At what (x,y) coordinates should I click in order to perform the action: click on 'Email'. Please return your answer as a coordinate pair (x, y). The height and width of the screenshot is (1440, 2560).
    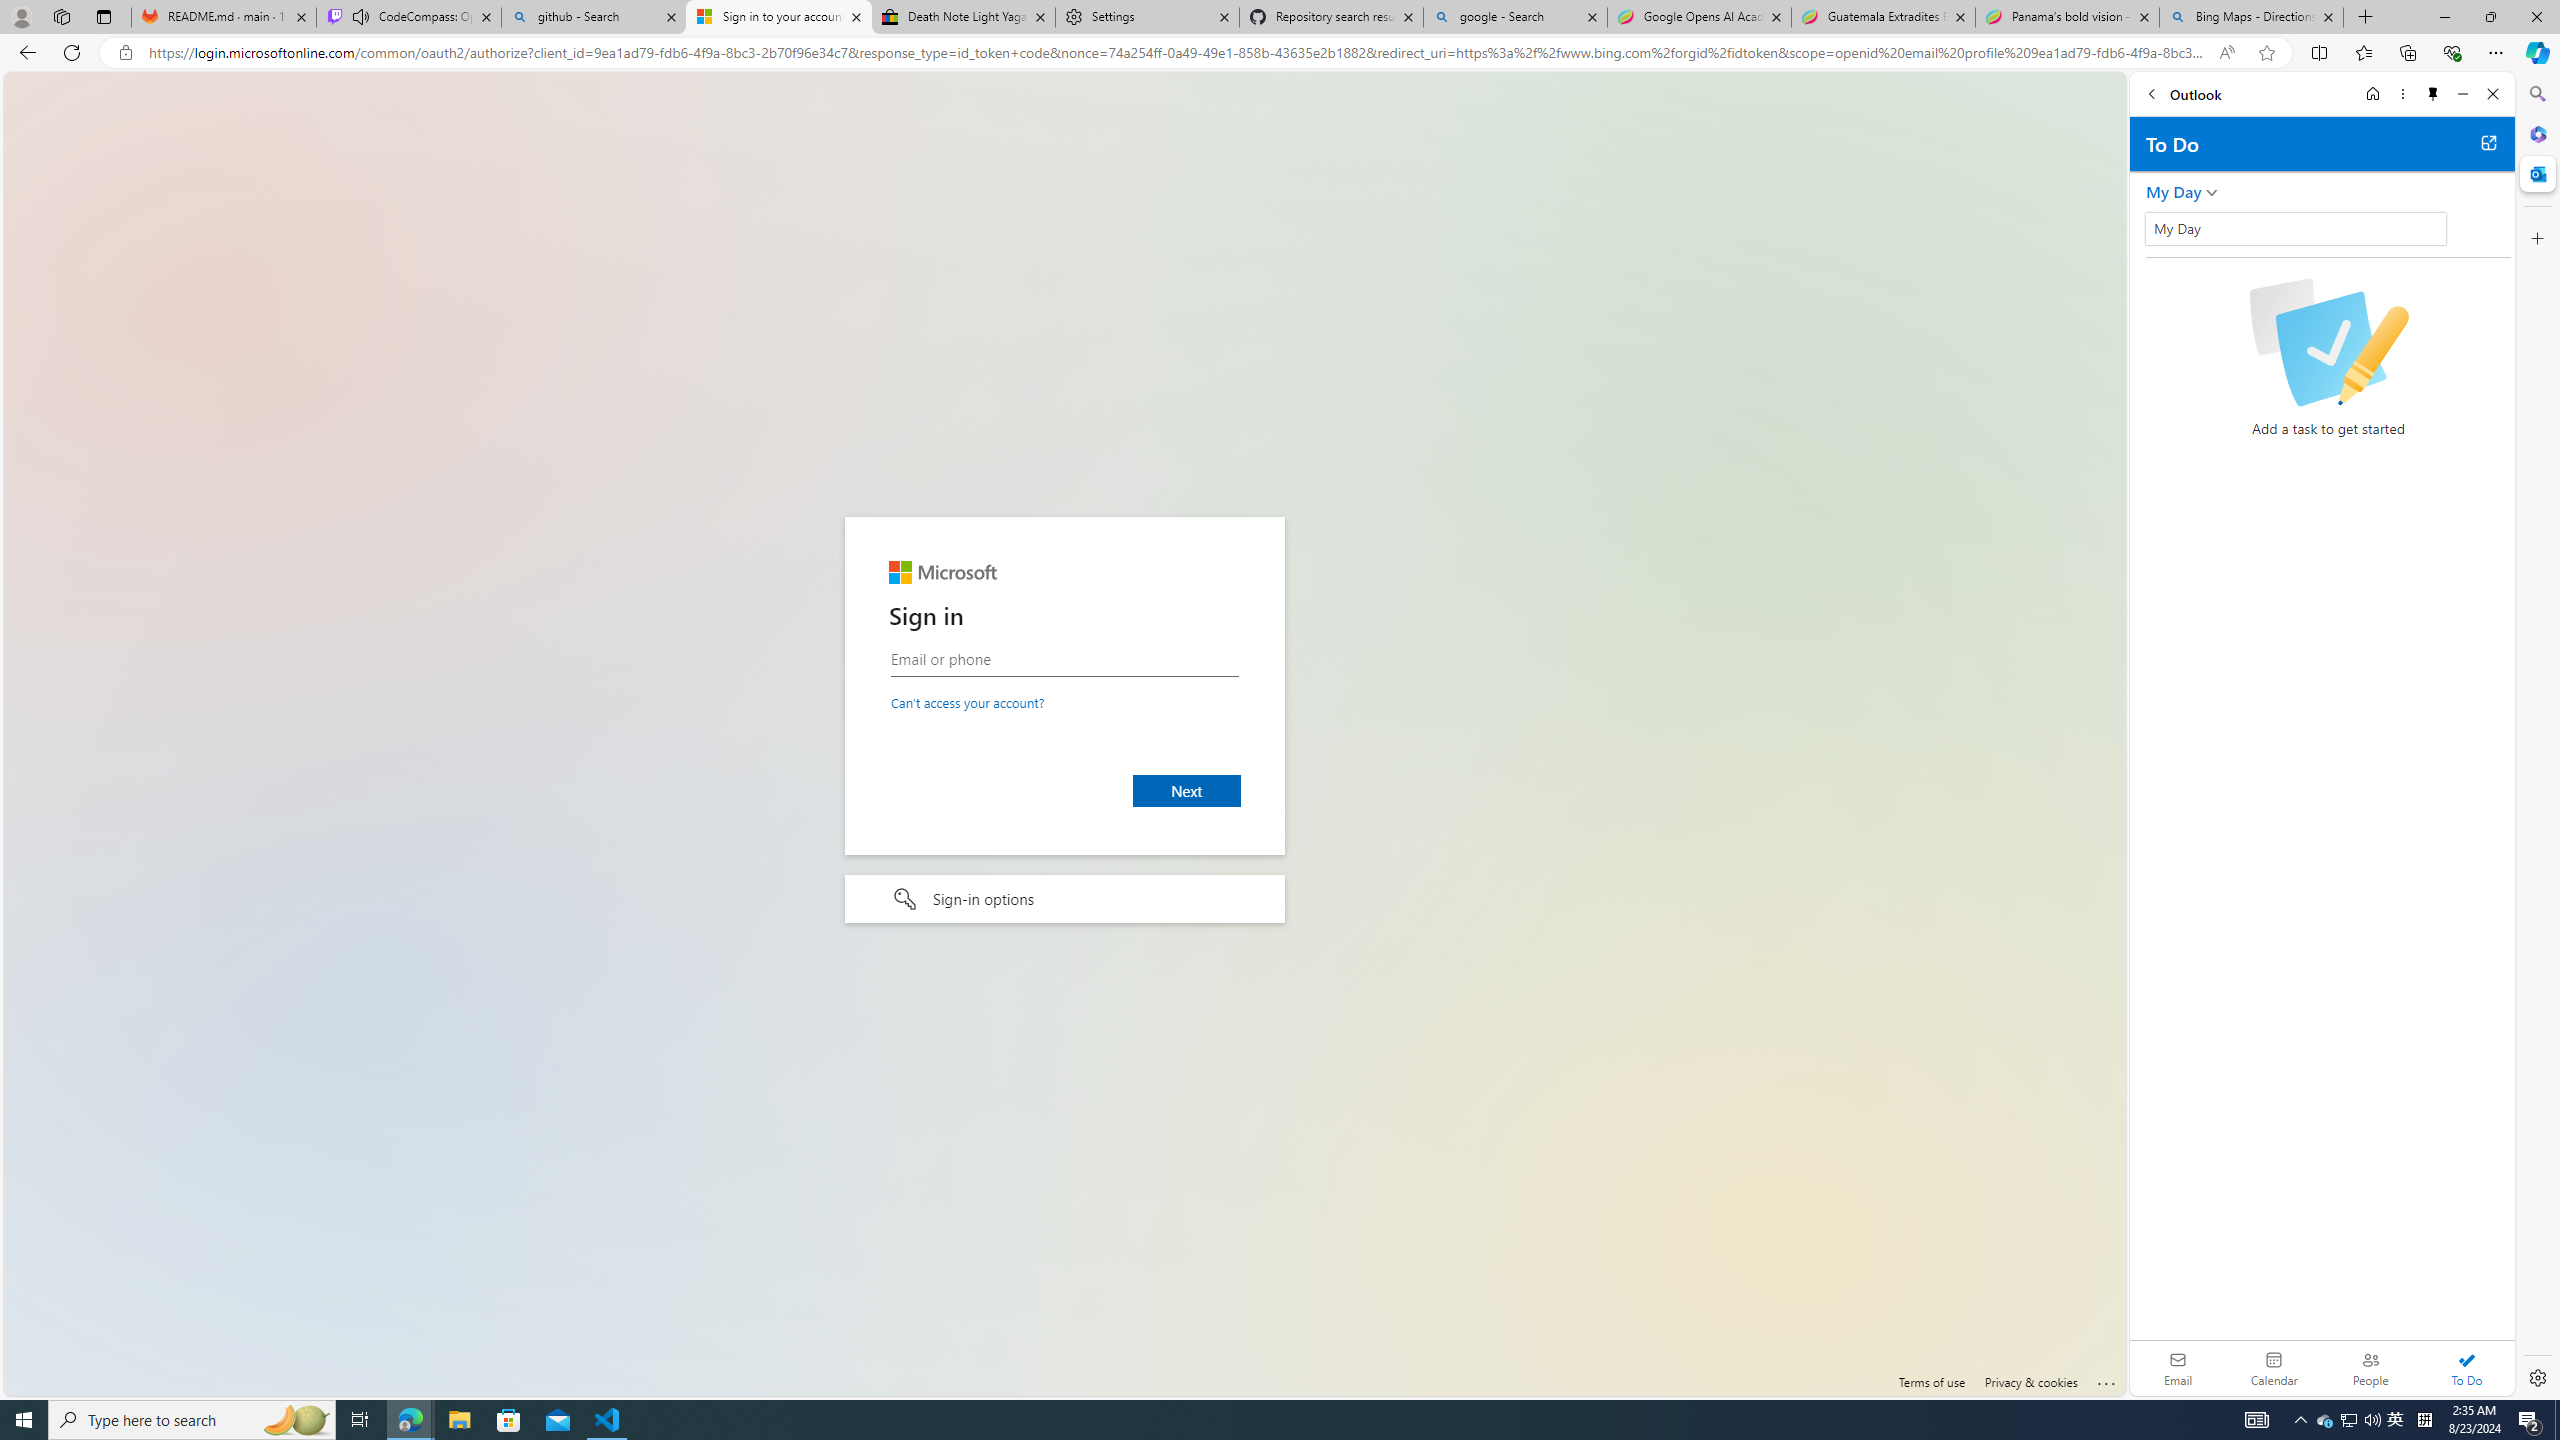
    Looking at the image, I should click on (2177, 1367).